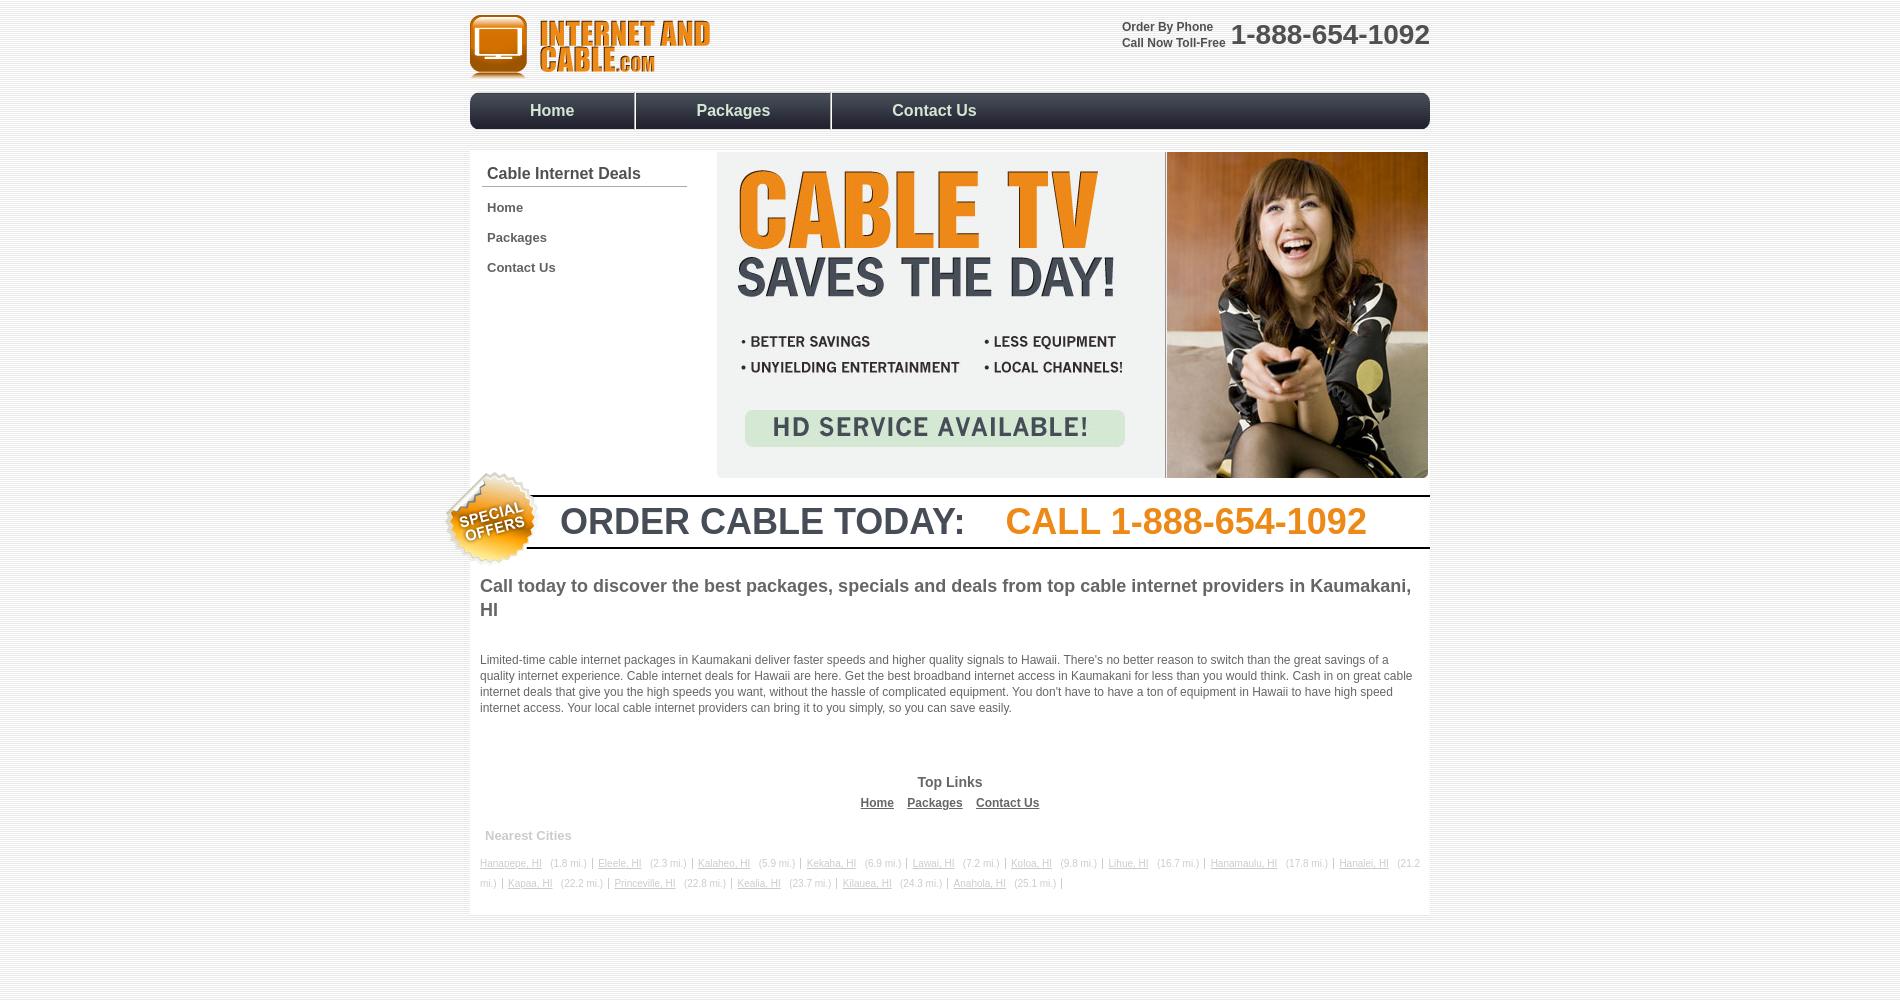 This screenshot has height=1000, width=1900. Describe the element at coordinates (1166, 27) in the screenshot. I see `'Order By Phone'` at that location.